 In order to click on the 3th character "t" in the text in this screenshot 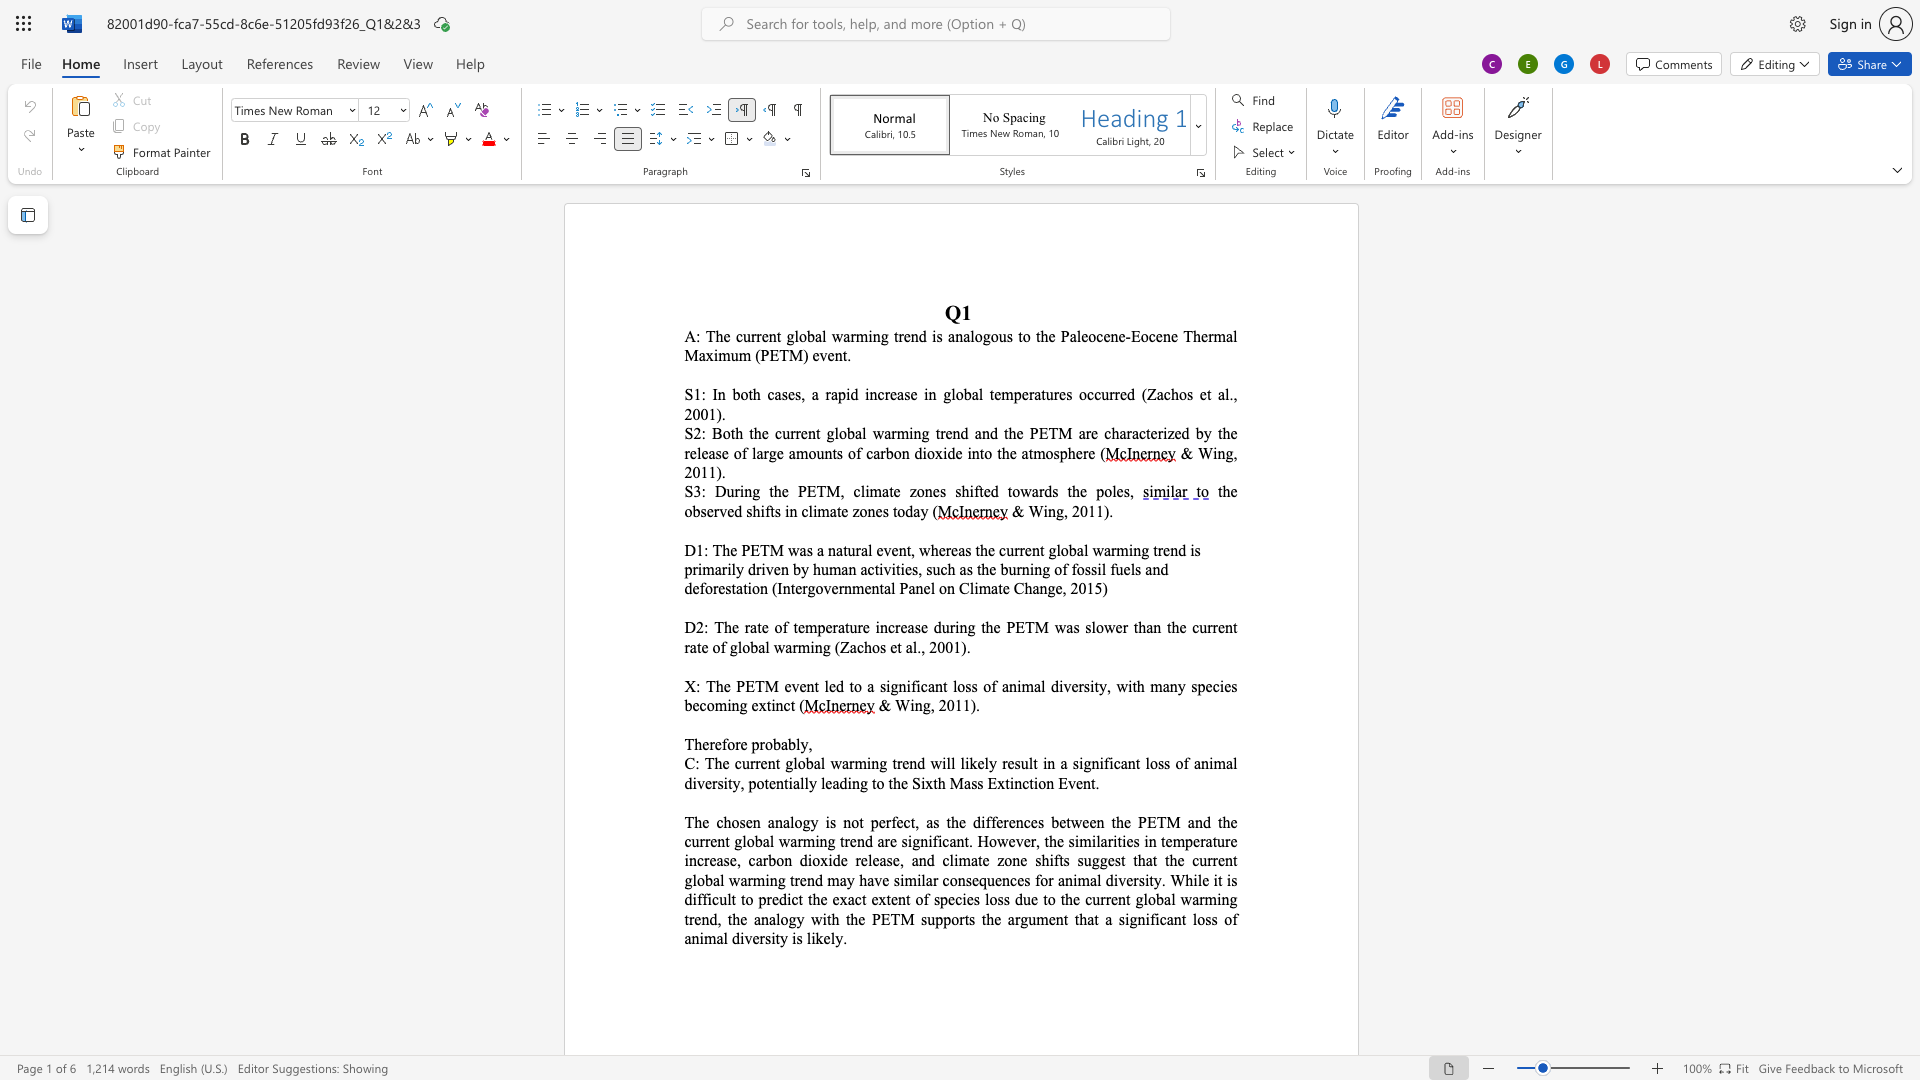, I will do `click(1042, 394)`.